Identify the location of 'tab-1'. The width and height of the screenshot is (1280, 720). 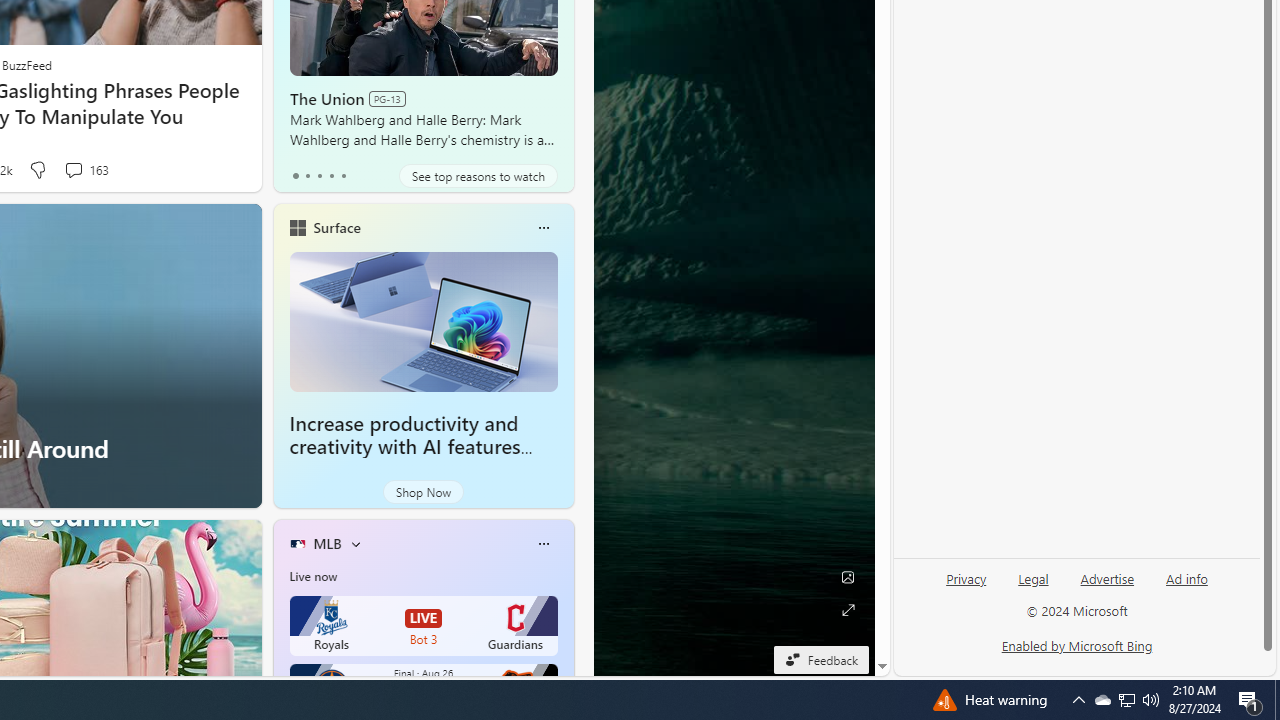
(306, 175).